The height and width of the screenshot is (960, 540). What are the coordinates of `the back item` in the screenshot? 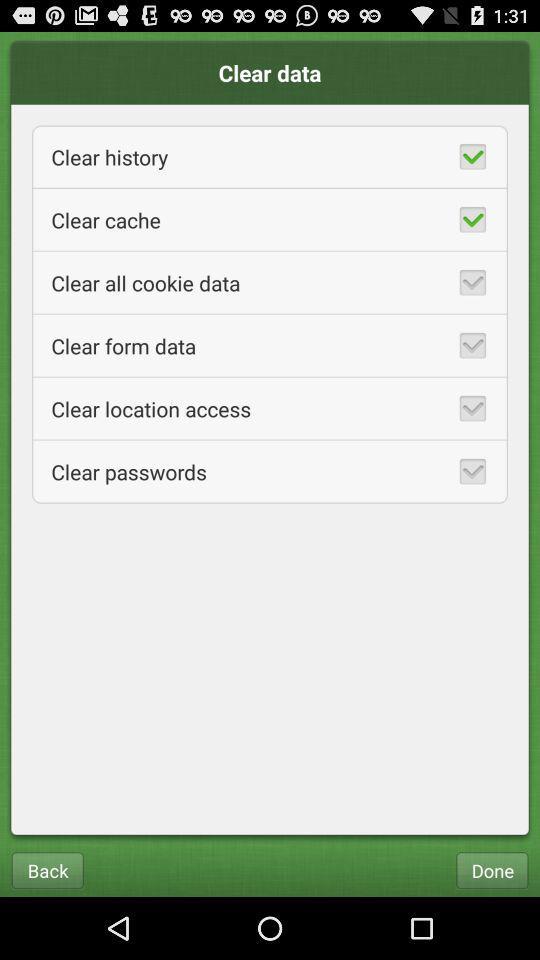 It's located at (47, 869).